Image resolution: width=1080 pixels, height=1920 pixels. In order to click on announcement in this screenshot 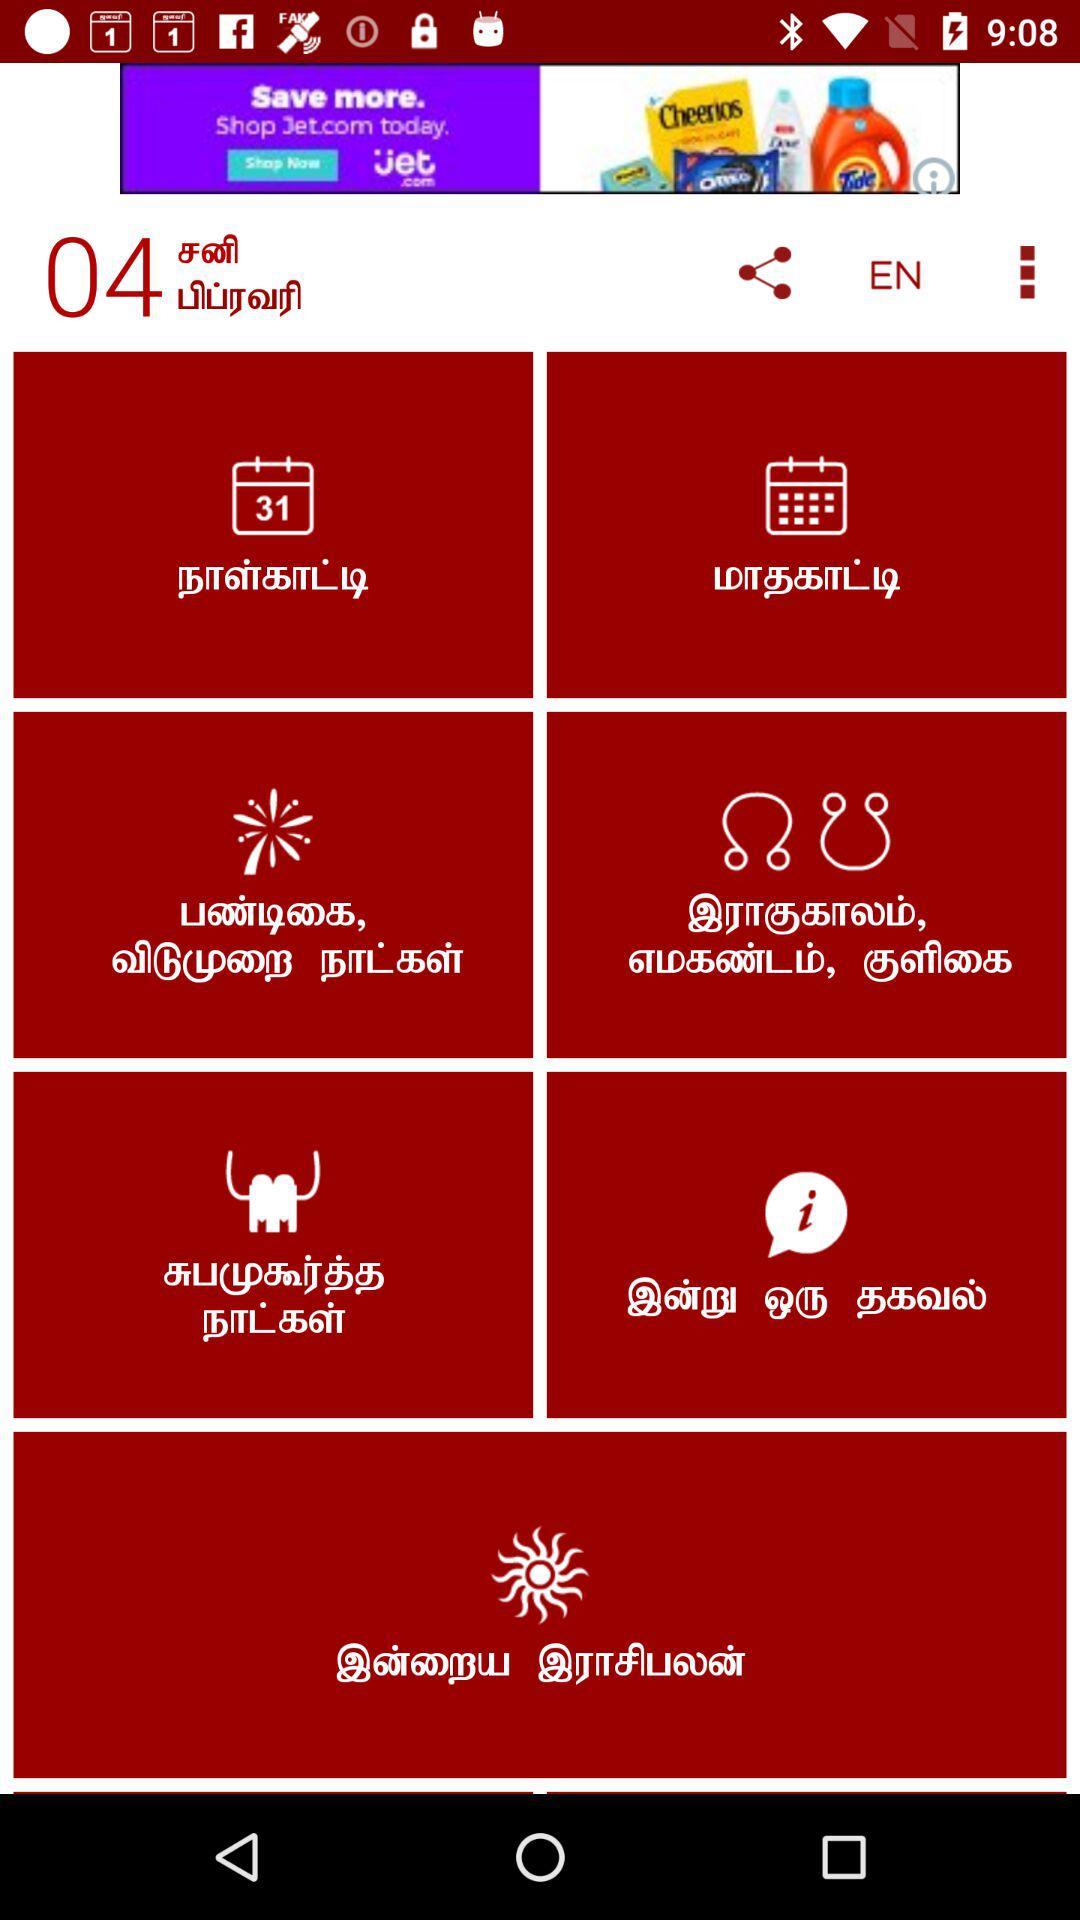, I will do `click(540, 127)`.